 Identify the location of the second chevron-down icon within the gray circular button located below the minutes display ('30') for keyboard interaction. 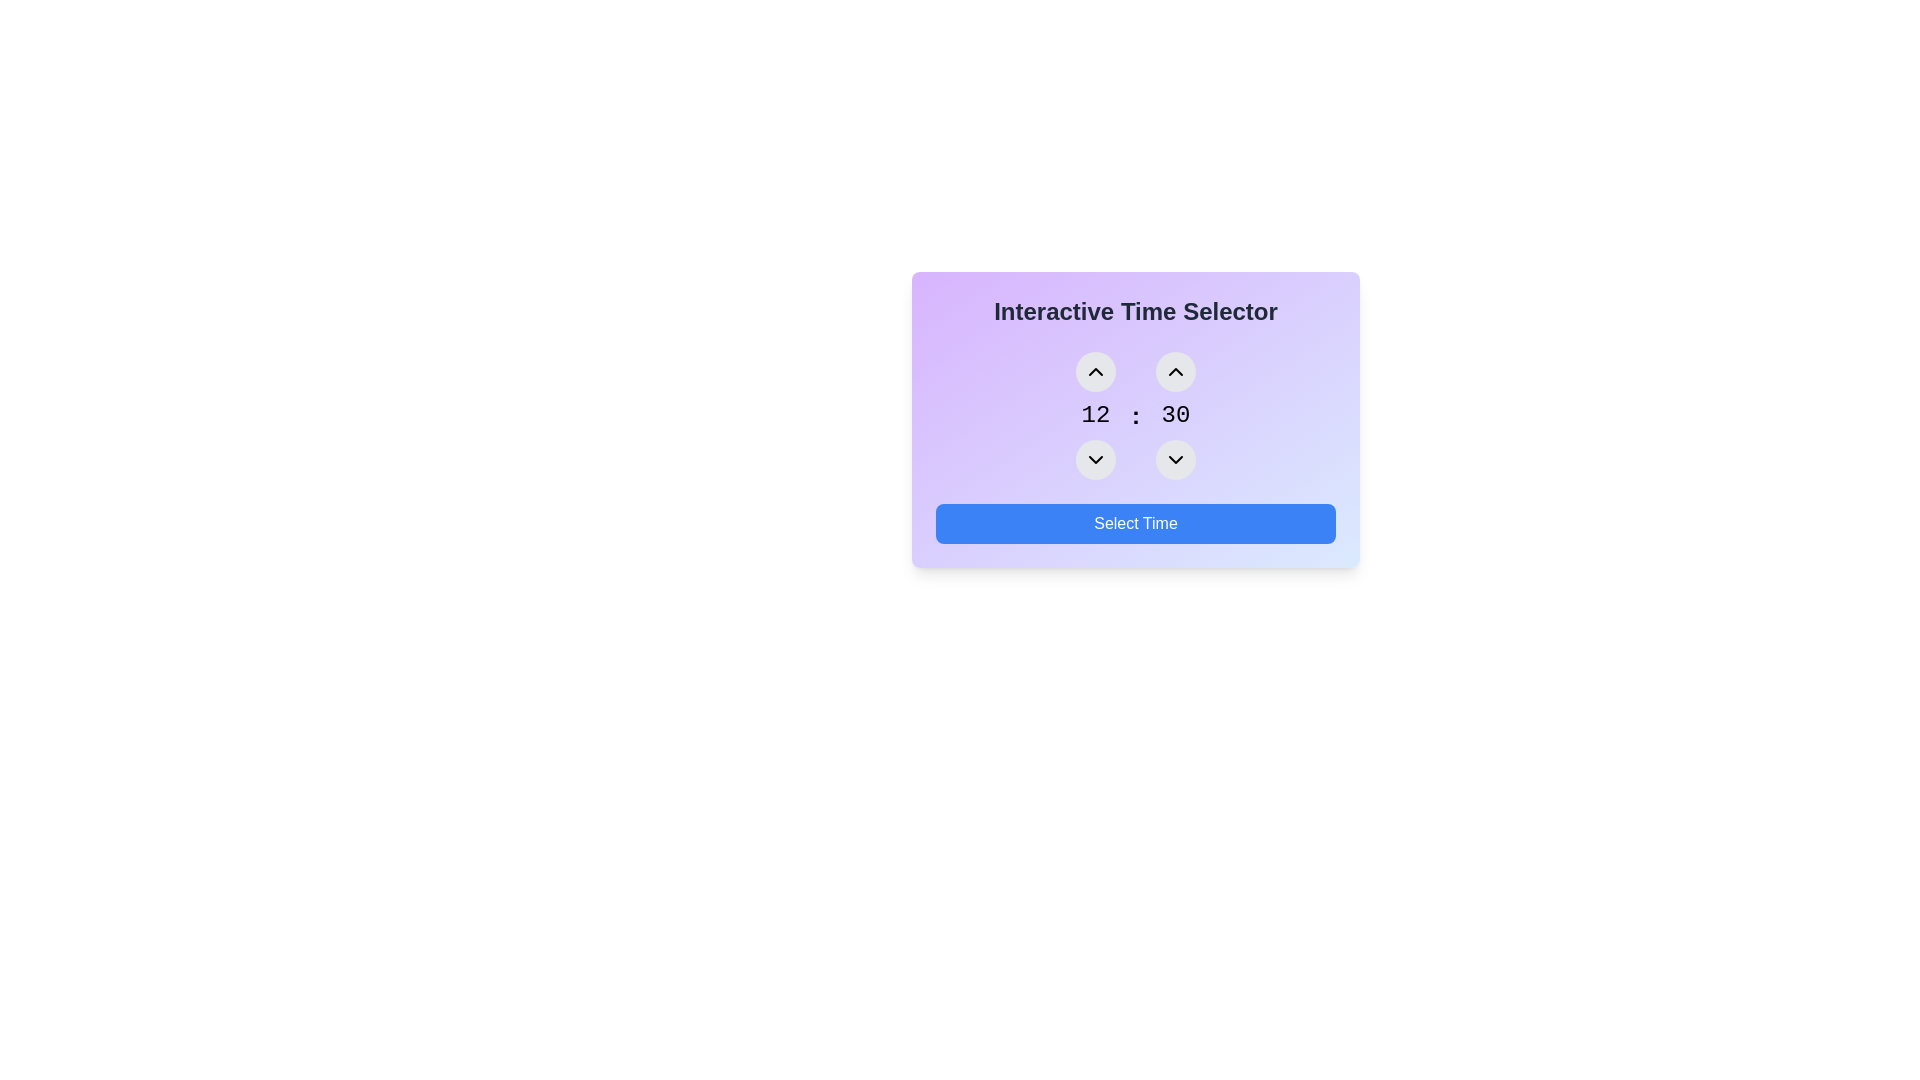
(1176, 459).